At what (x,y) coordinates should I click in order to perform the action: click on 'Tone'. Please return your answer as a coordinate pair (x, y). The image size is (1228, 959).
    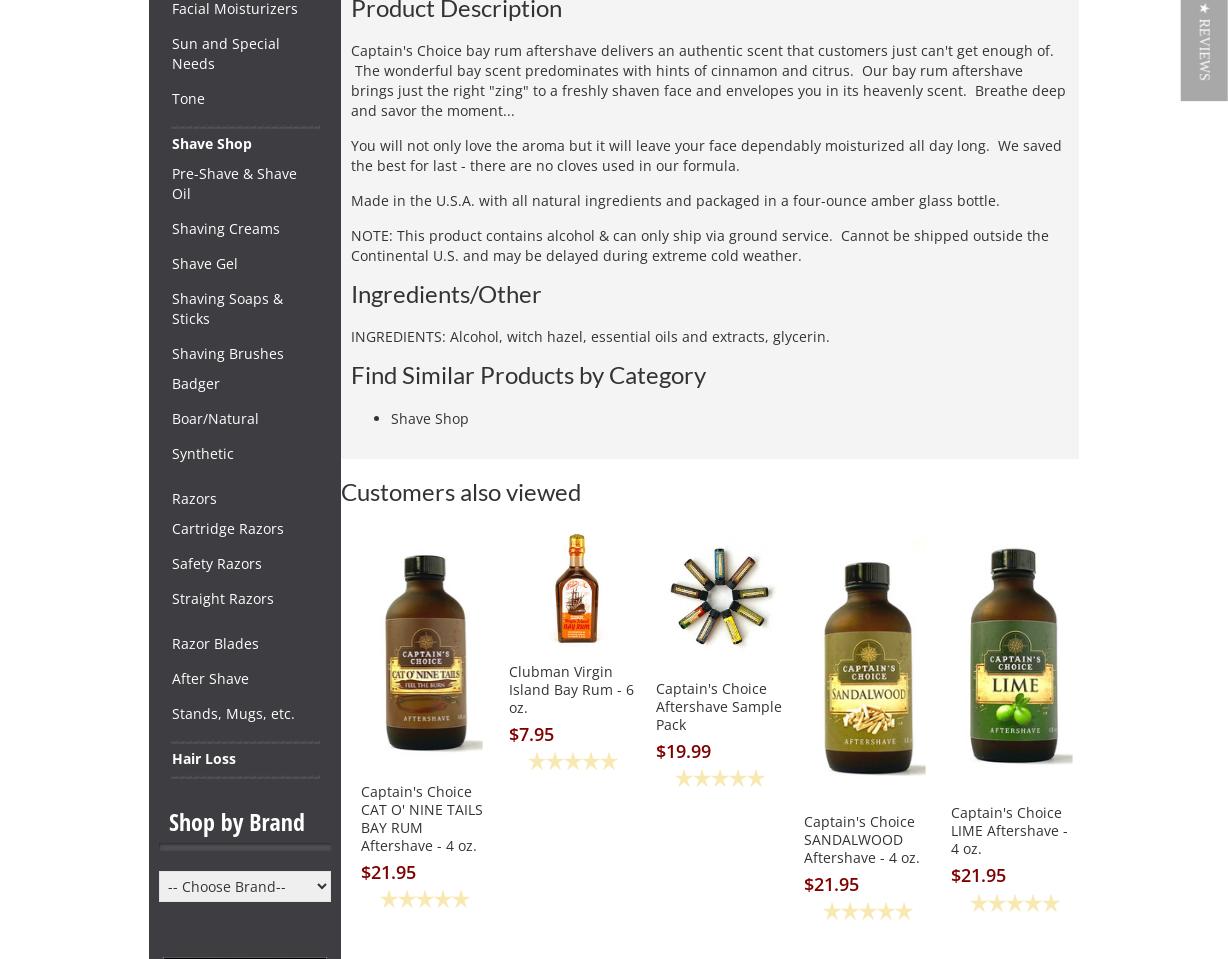
    Looking at the image, I should click on (187, 98).